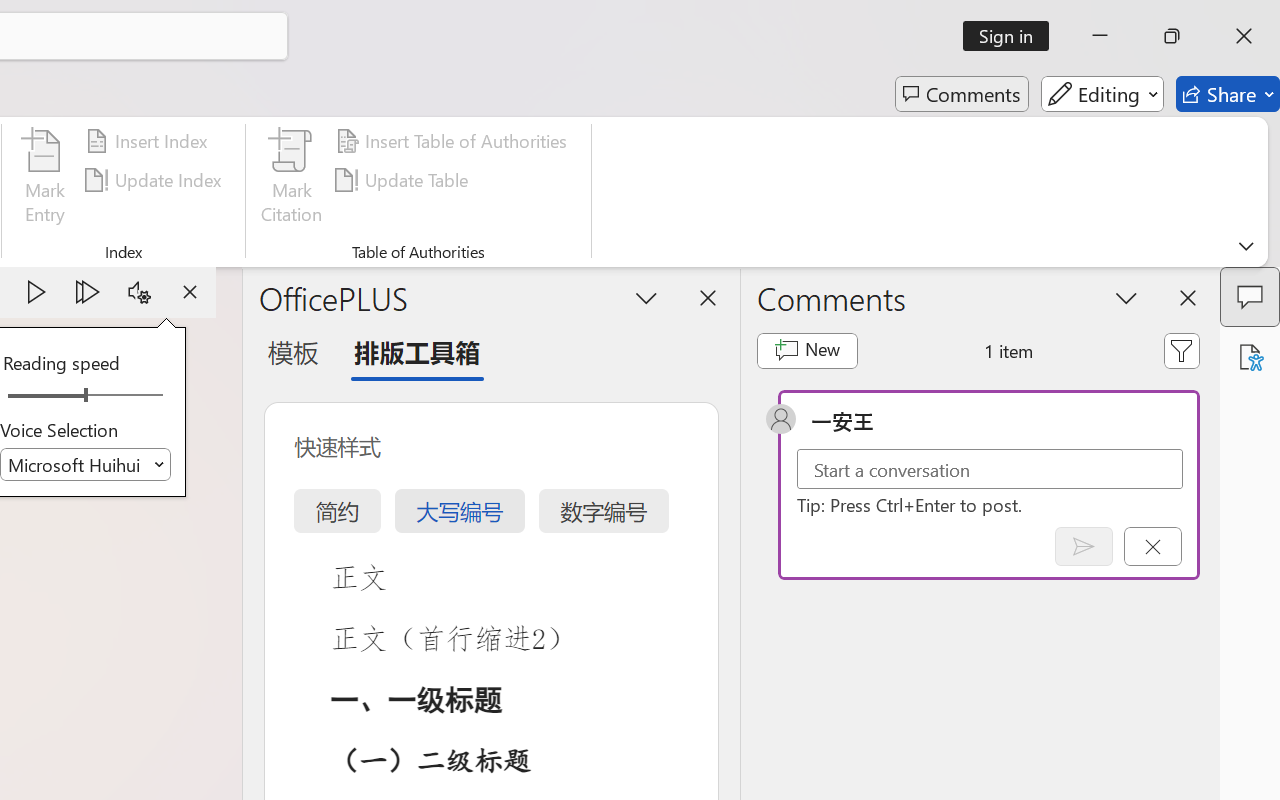  What do you see at coordinates (84, 463) in the screenshot?
I see `'Voice Selection'` at bounding box center [84, 463].